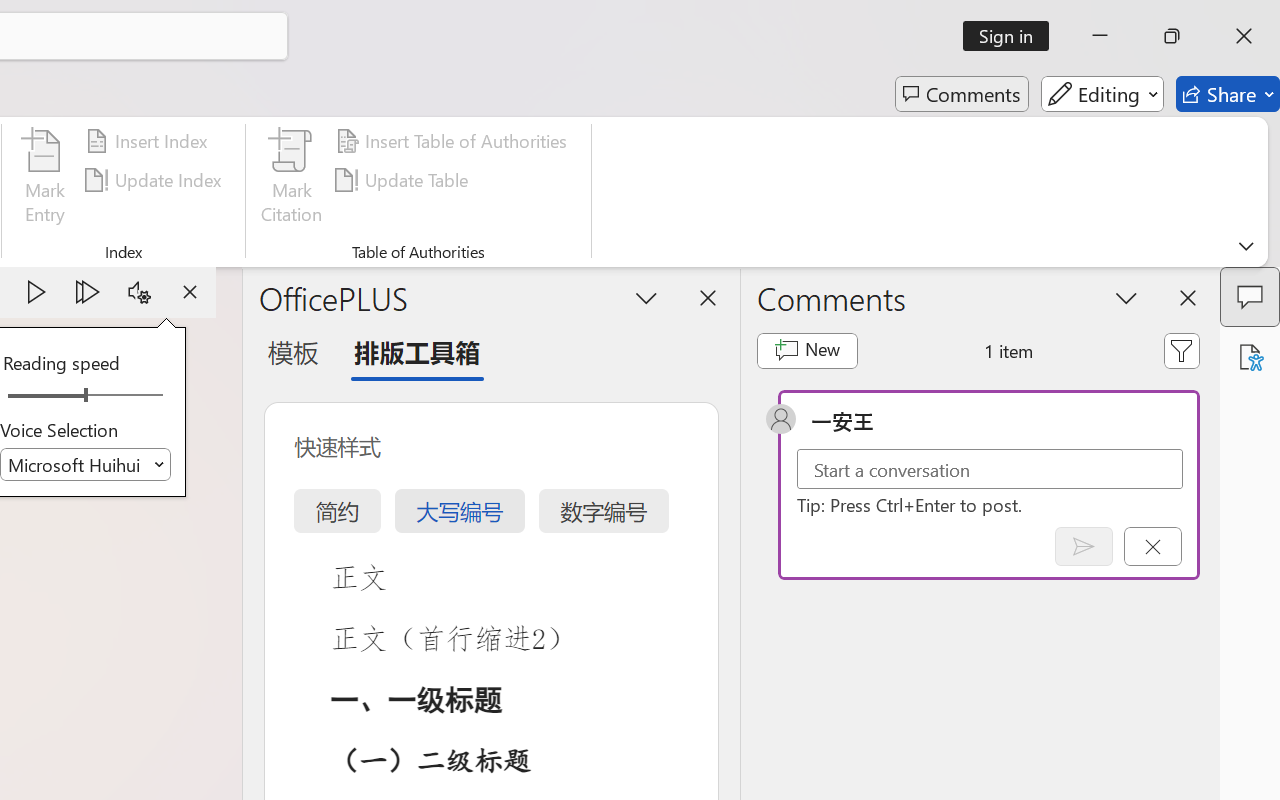  What do you see at coordinates (84, 463) in the screenshot?
I see `'Voice Selection'` at bounding box center [84, 463].